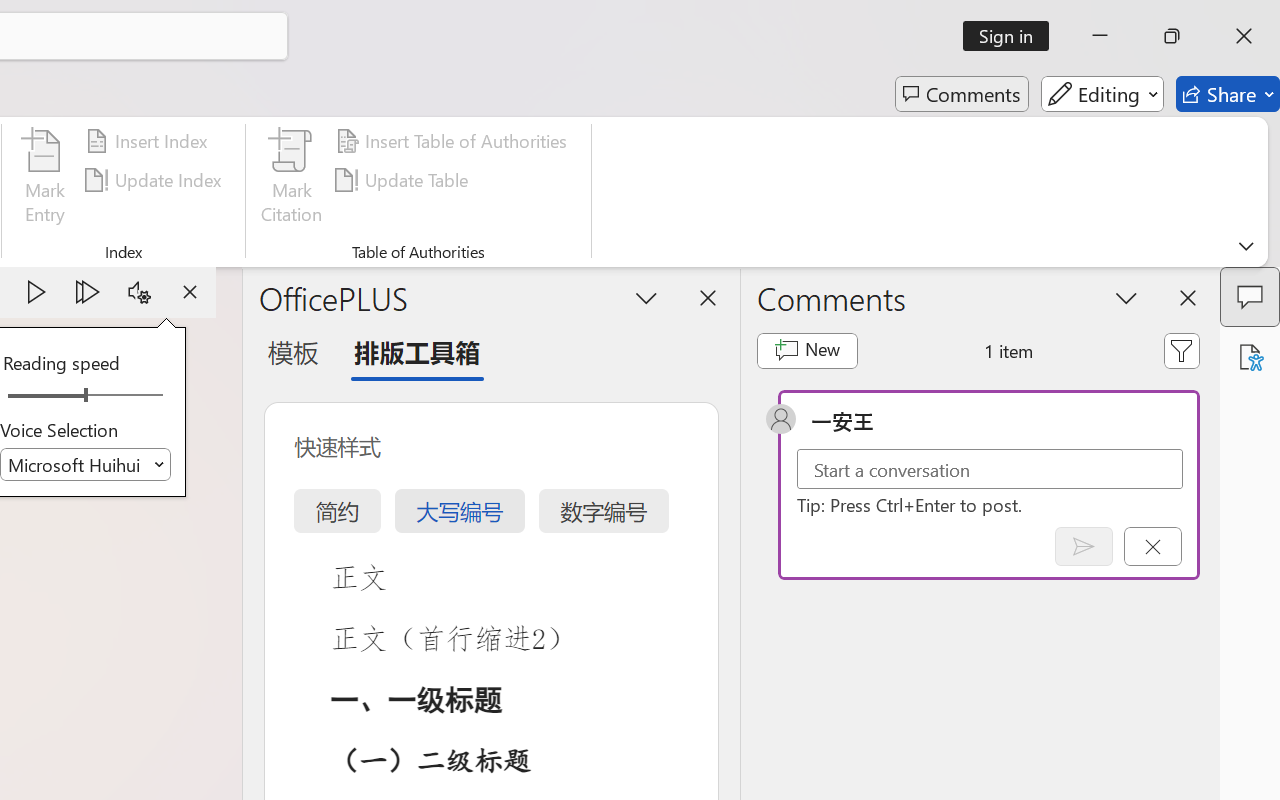  What do you see at coordinates (84, 463) in the screenshot?
I see `'Voice Selection'` at bounding box center [84, 463].